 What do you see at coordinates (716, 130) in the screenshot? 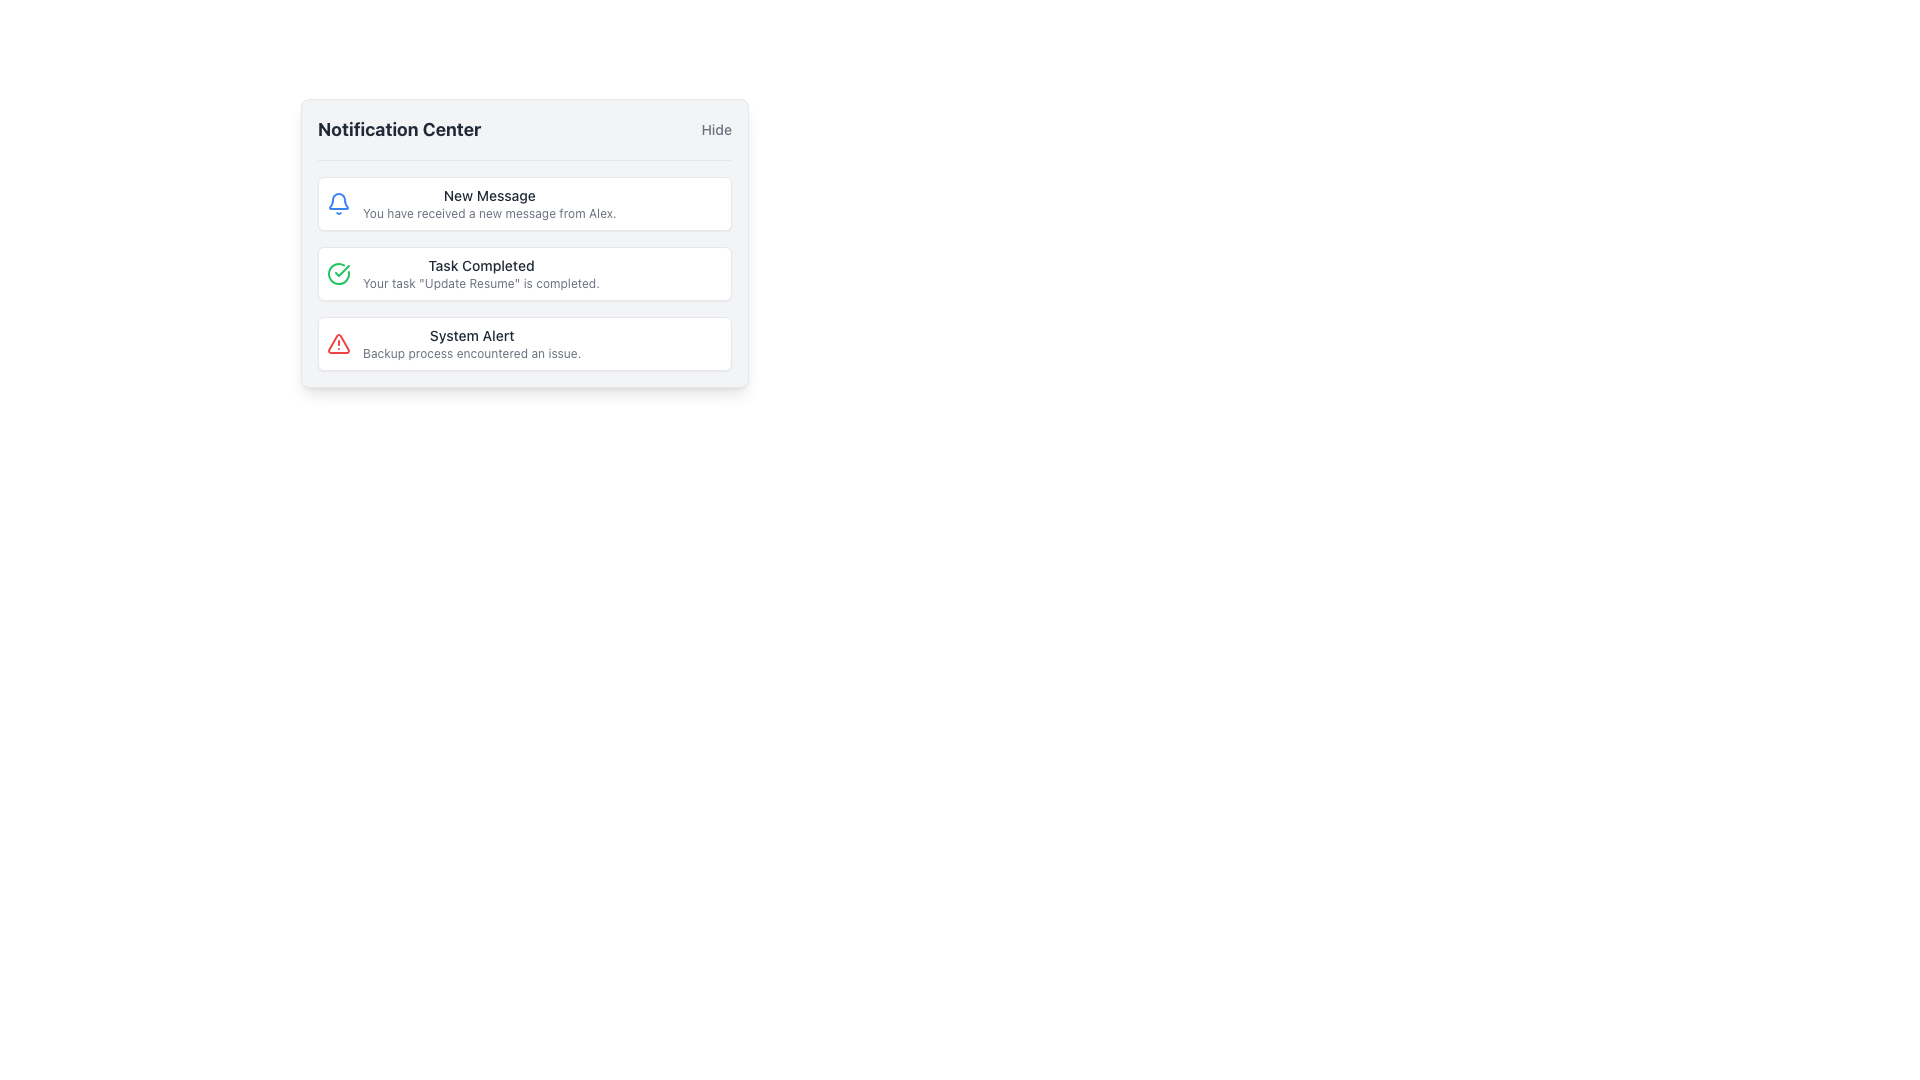
I see `the clickable label or text button in the top-right corner of the notification center's header to hide the notification center` at bounding box center [716, 130].